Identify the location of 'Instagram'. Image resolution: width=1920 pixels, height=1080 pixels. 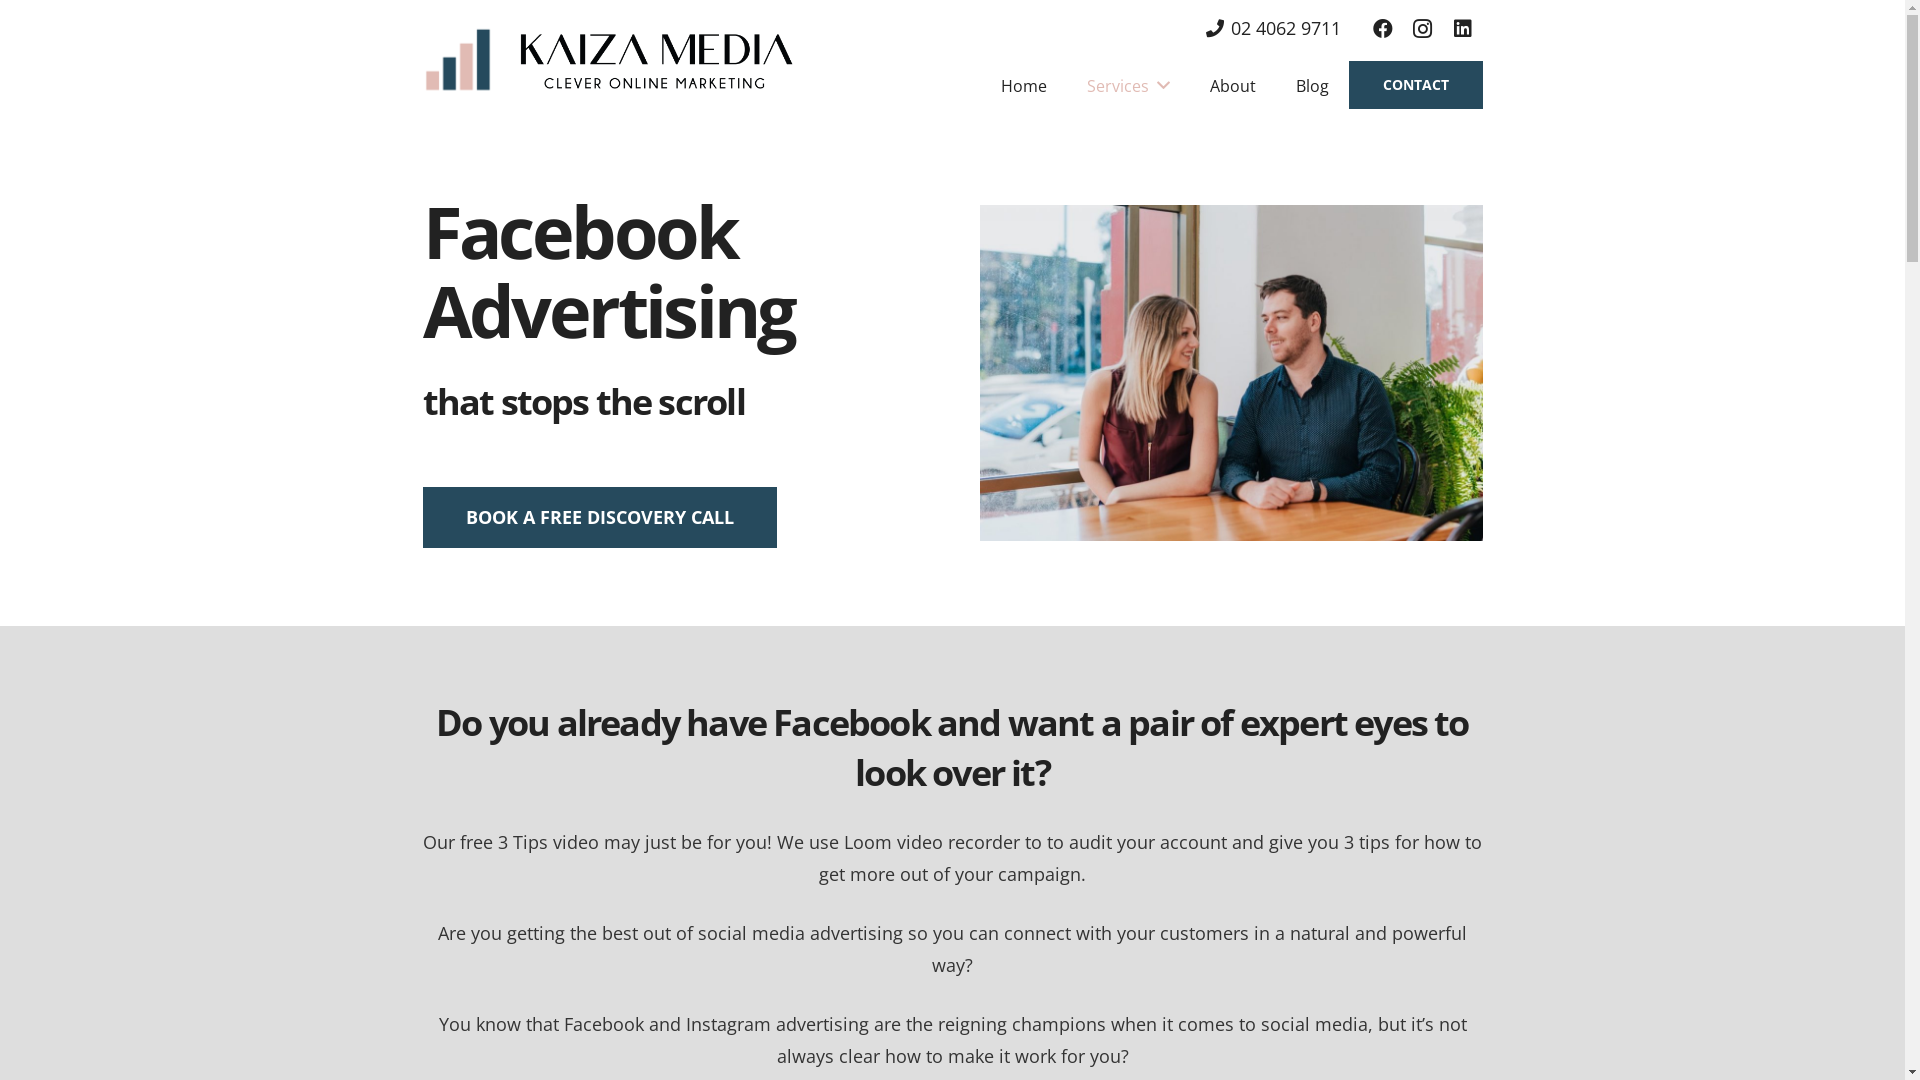
(1420, 29).